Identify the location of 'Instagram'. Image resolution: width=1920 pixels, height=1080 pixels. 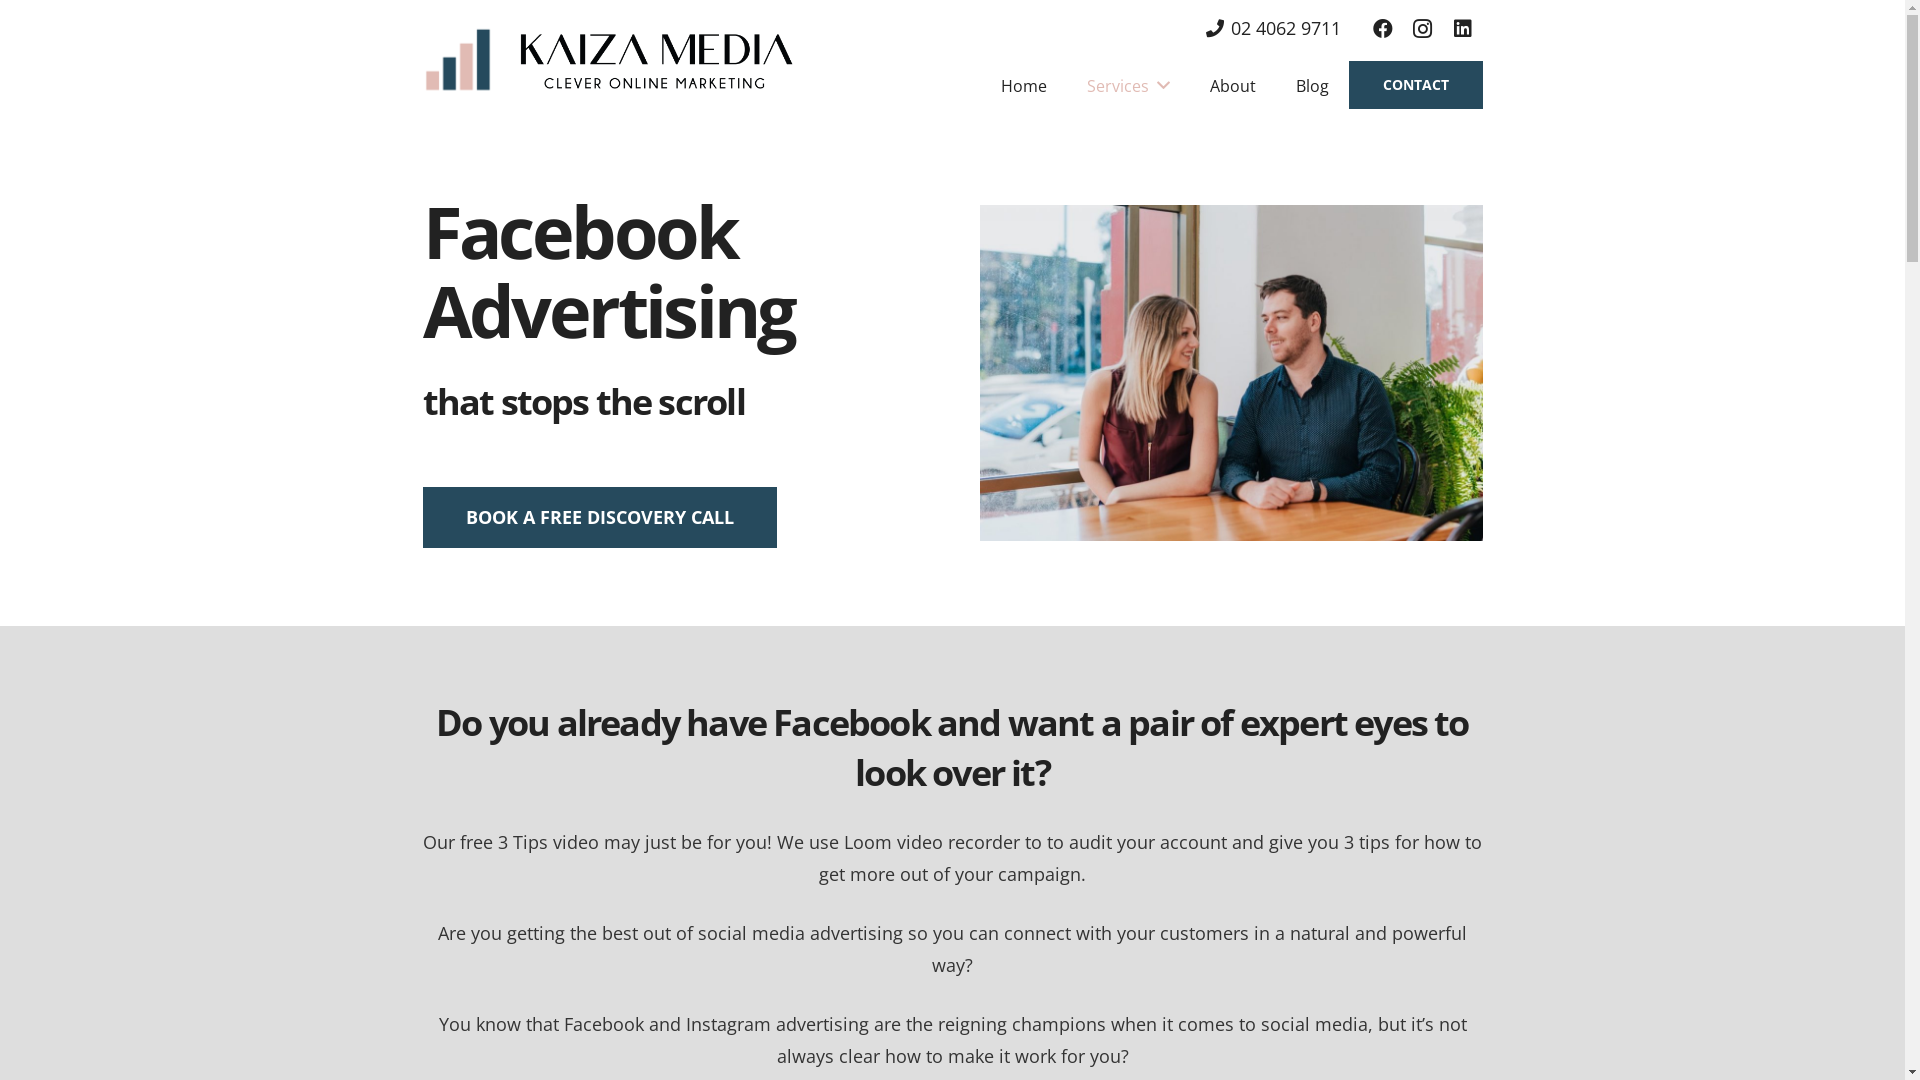
(1420, 29).